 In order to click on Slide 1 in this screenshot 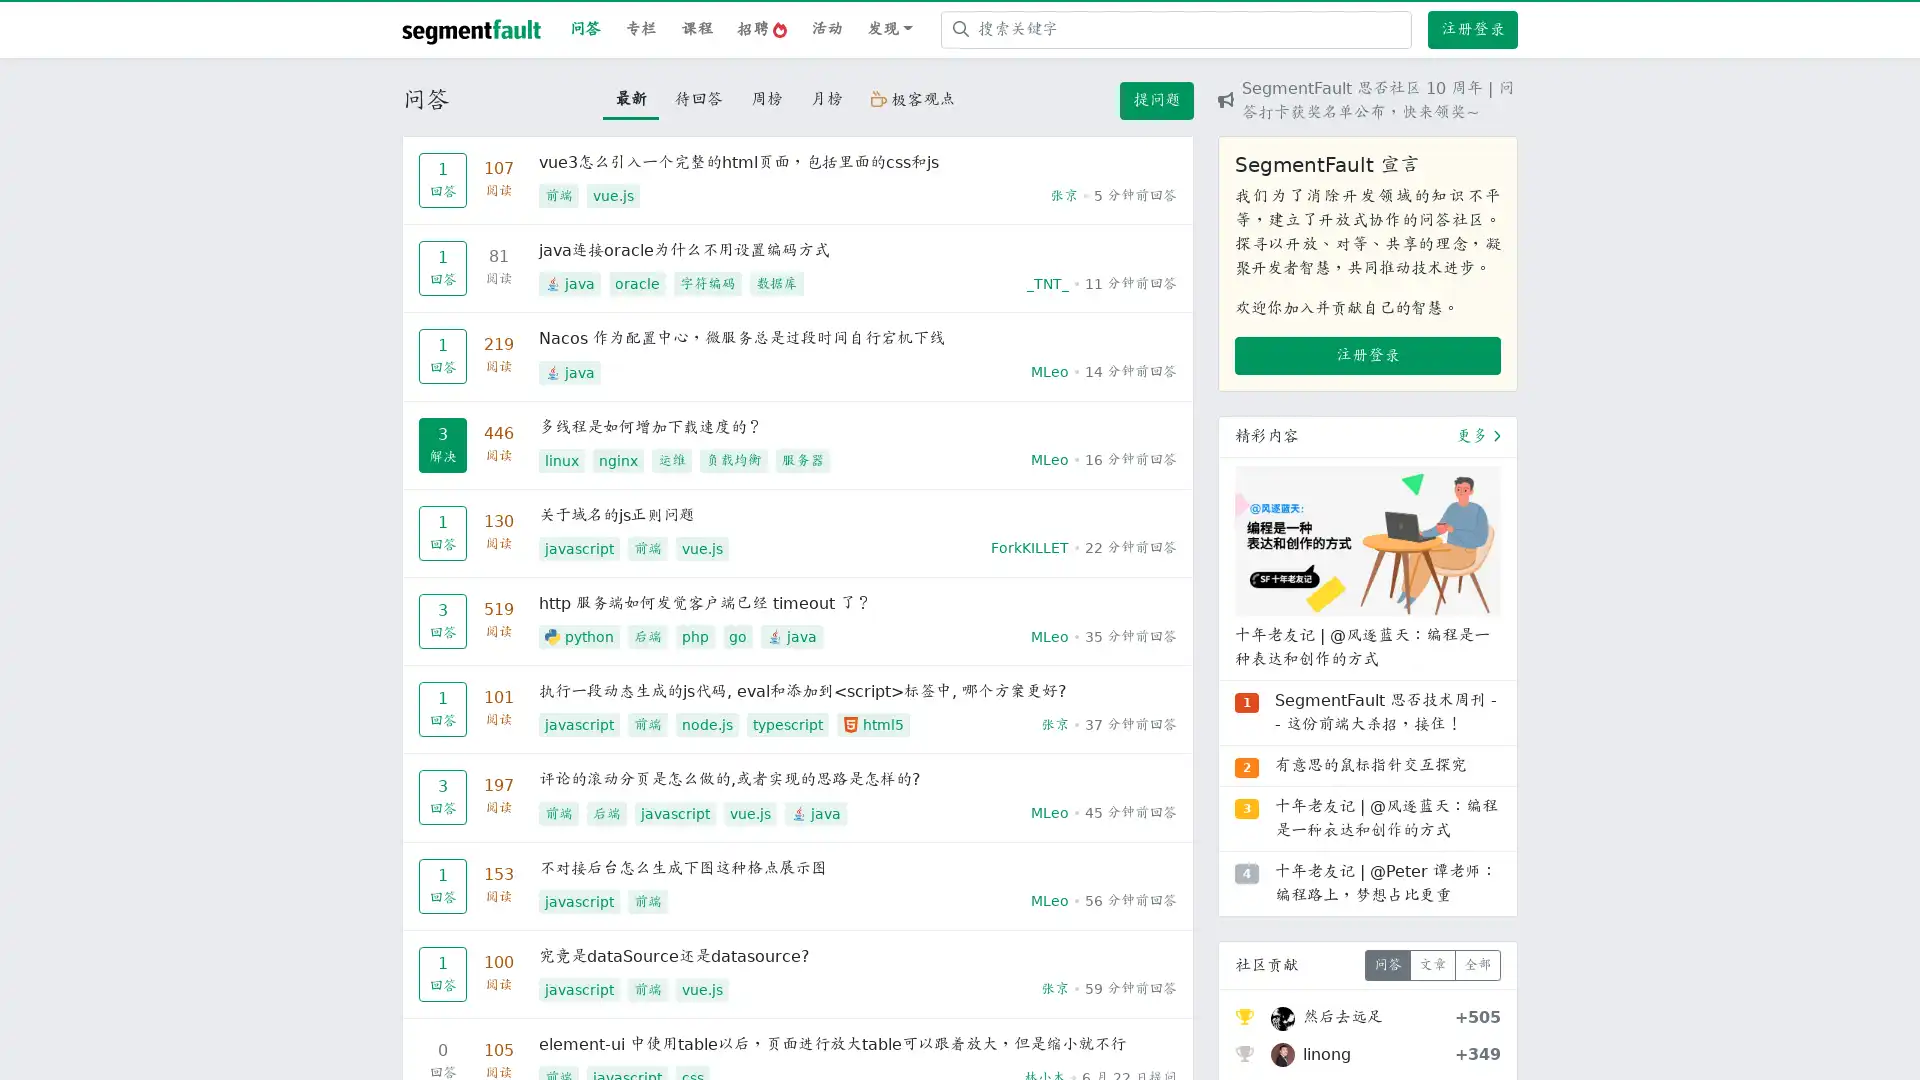, I will do `click(1331, 826)`.